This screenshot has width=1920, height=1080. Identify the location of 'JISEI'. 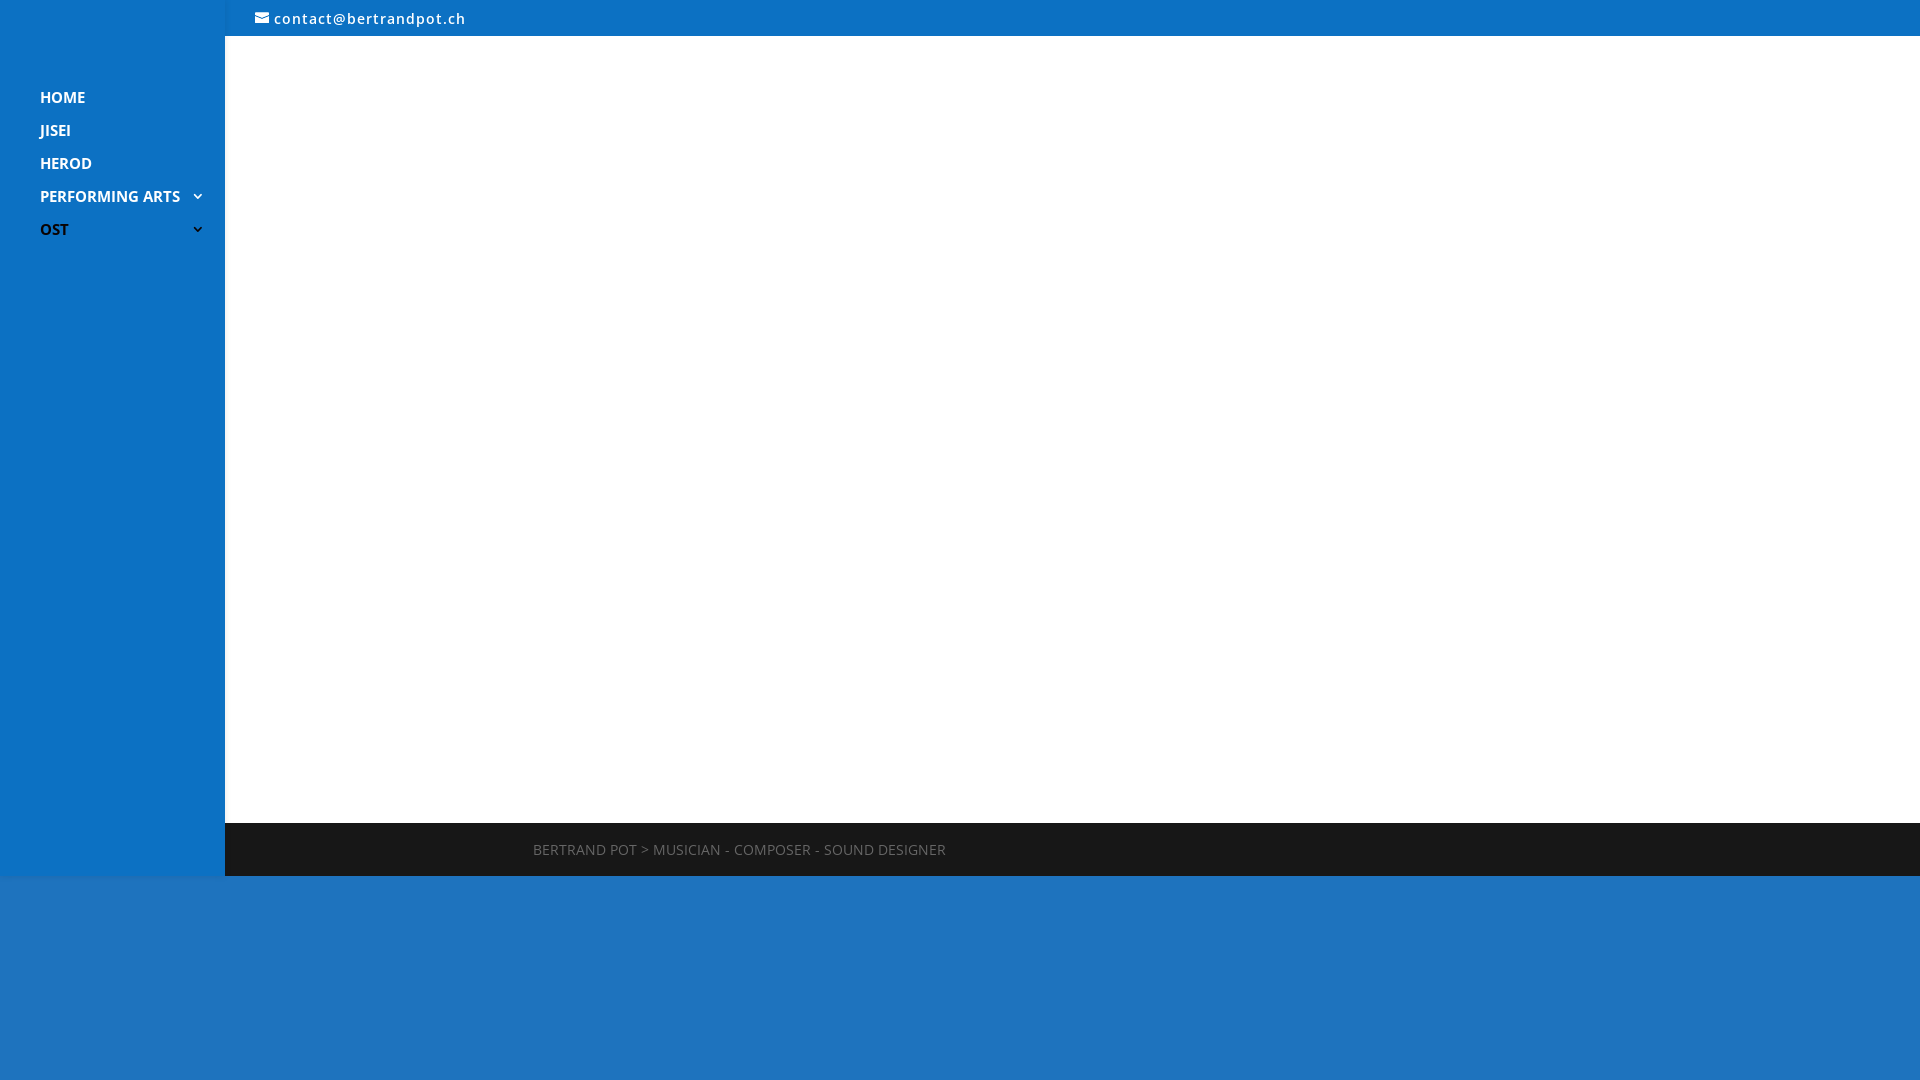
(39, 138).